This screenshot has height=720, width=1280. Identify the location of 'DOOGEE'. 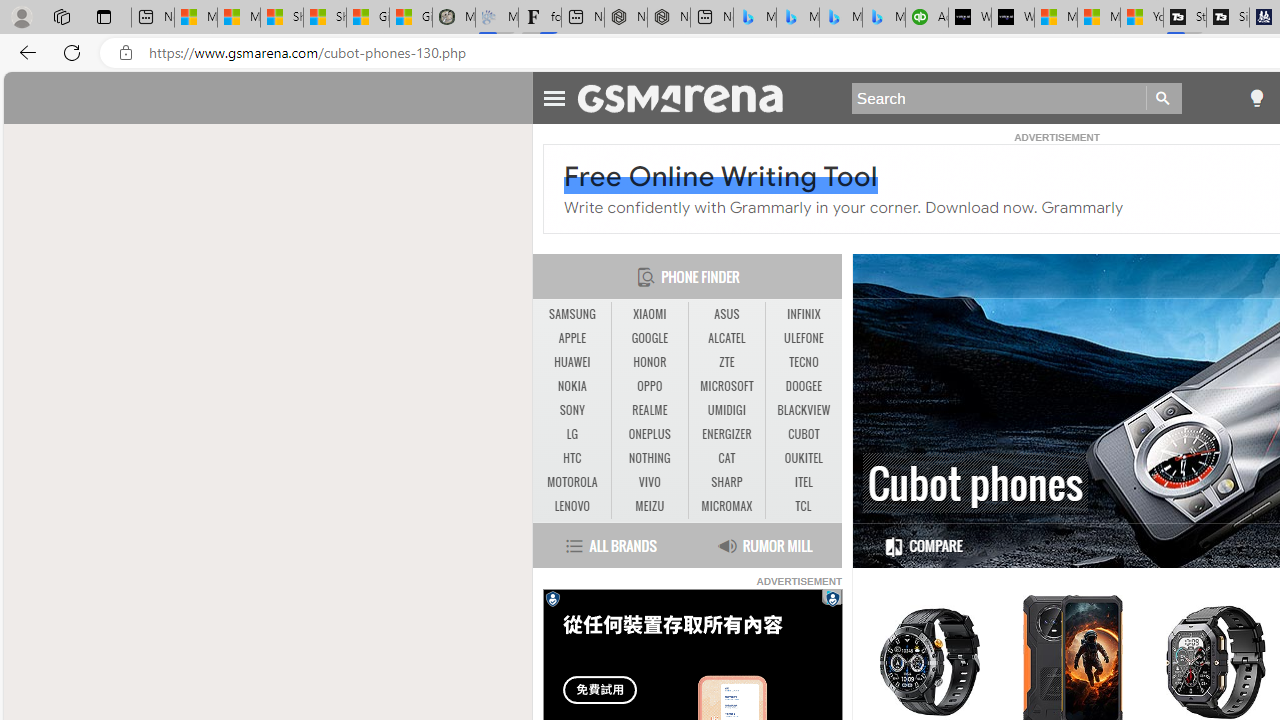
(803, 387).